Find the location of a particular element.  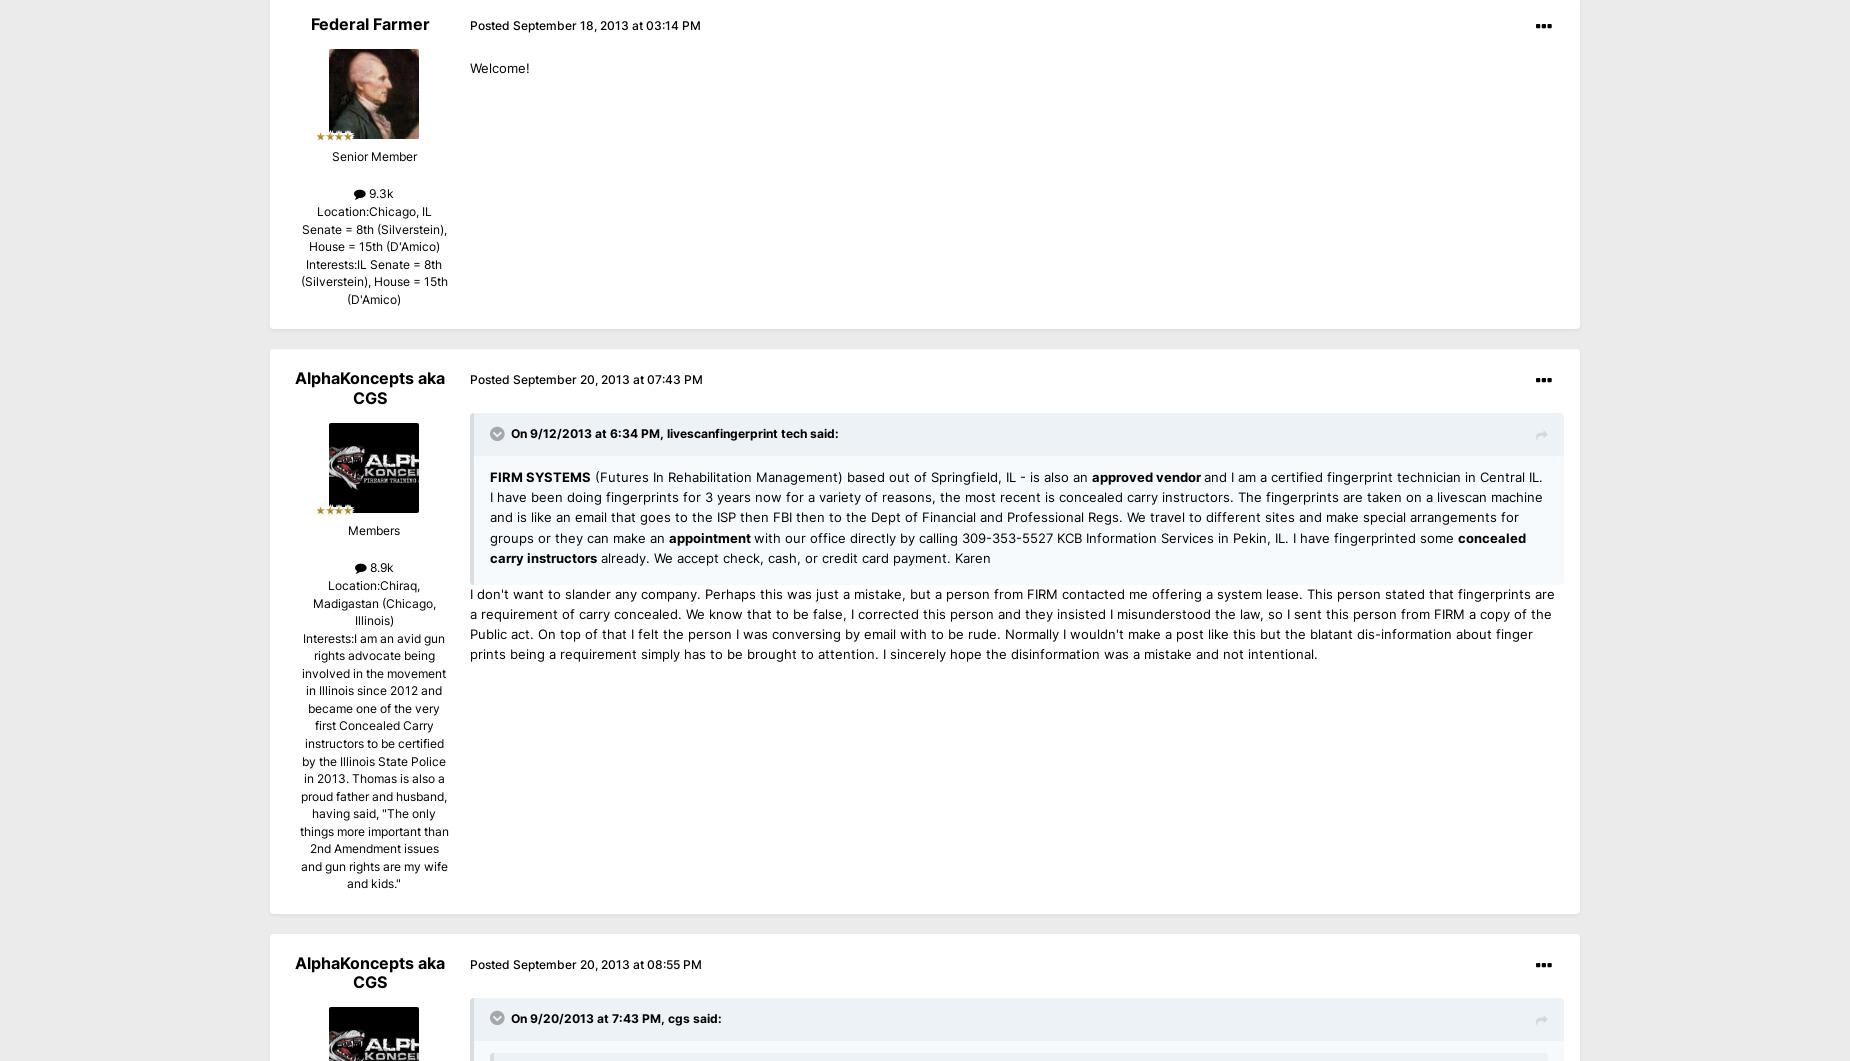

'Welcome!' is located at coordinates (500, 67).